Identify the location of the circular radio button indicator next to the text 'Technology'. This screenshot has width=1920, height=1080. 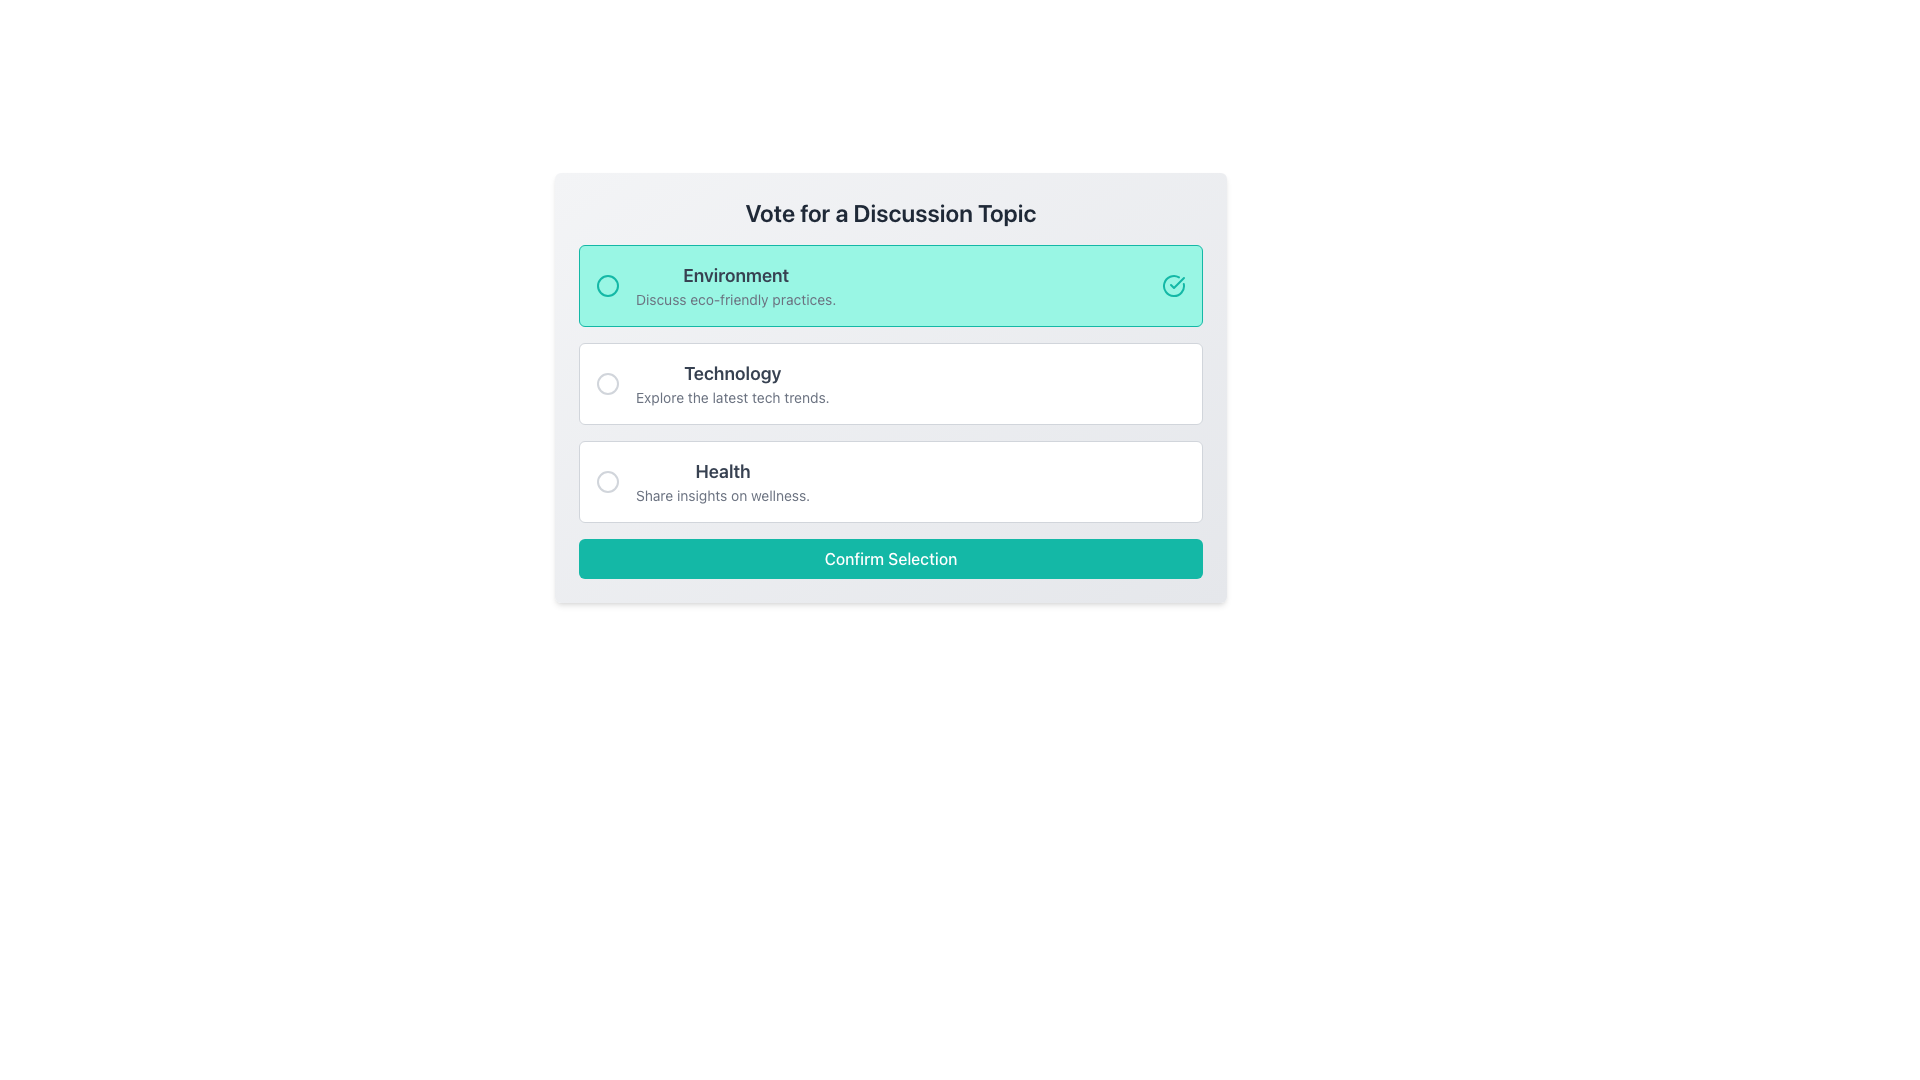
(607, 384).